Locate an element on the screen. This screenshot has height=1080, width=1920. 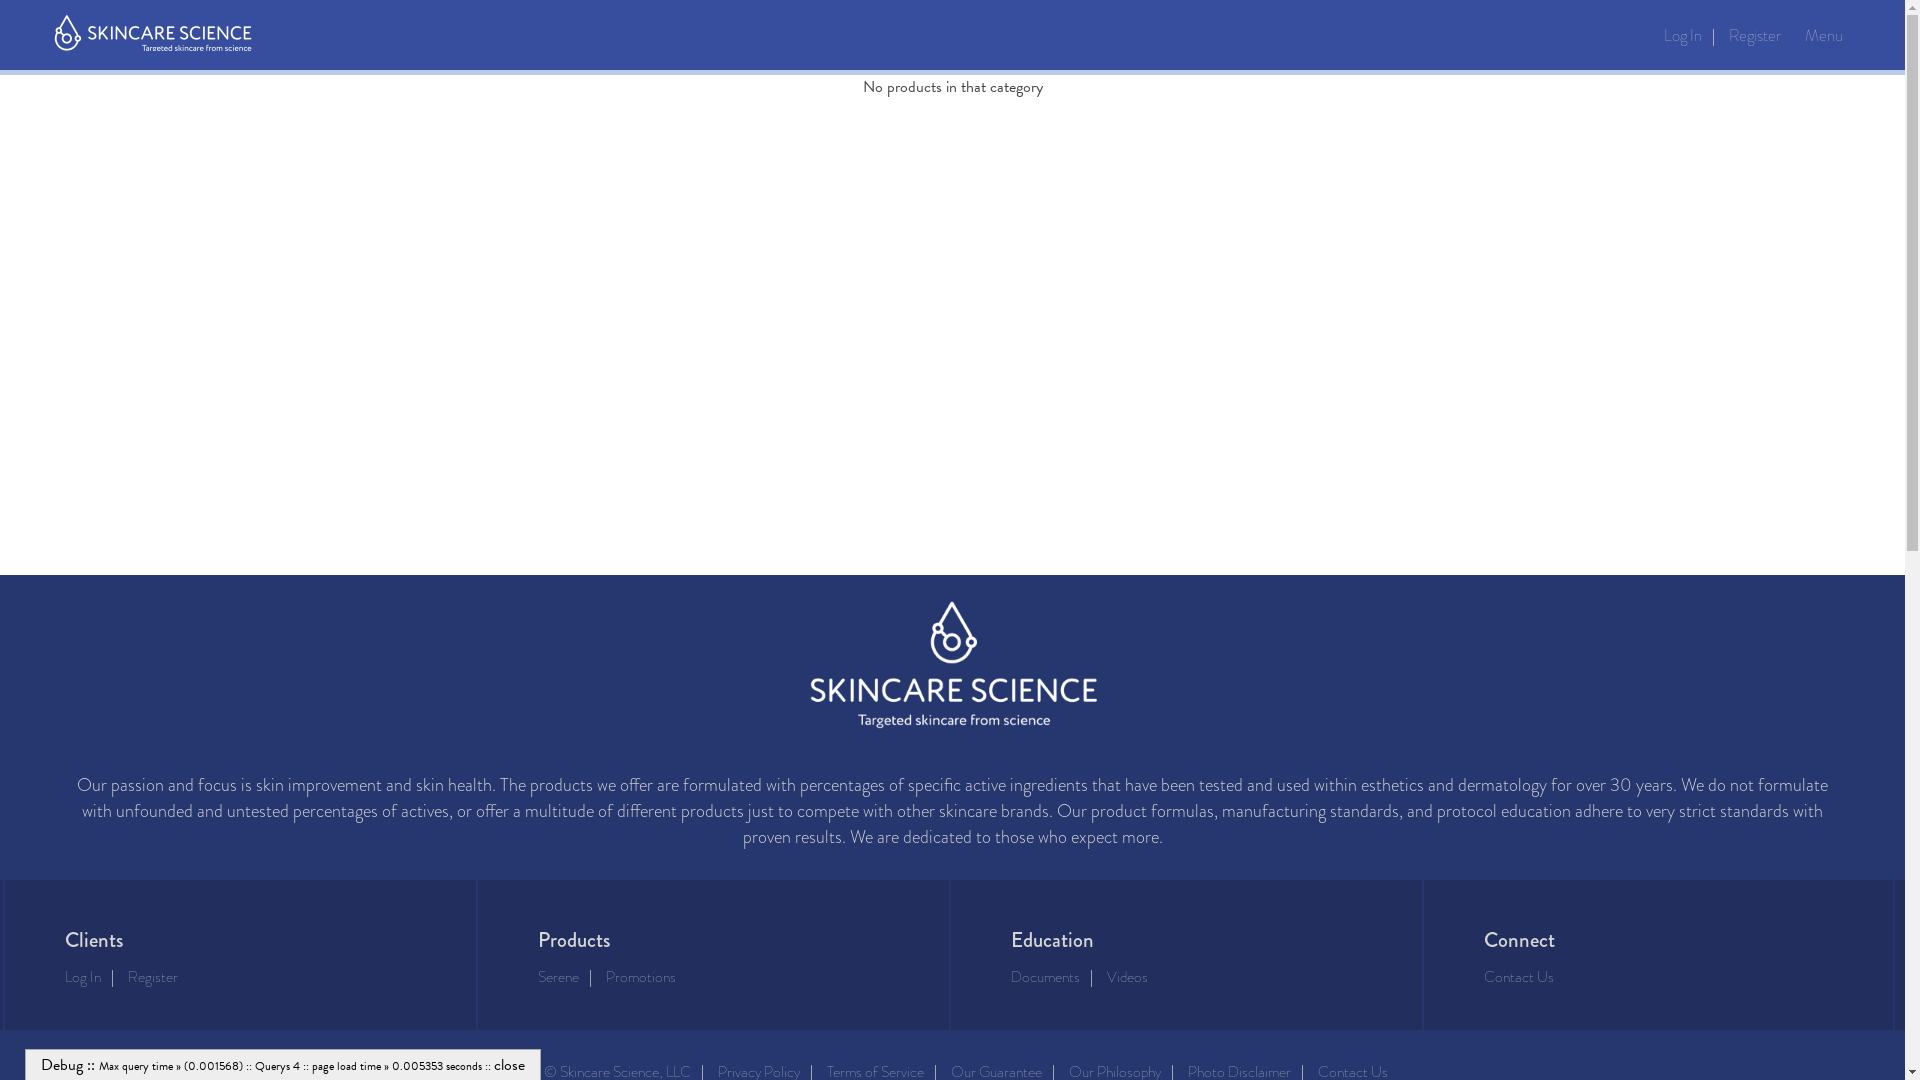
'Log In' is located at coordinates (80, 975).